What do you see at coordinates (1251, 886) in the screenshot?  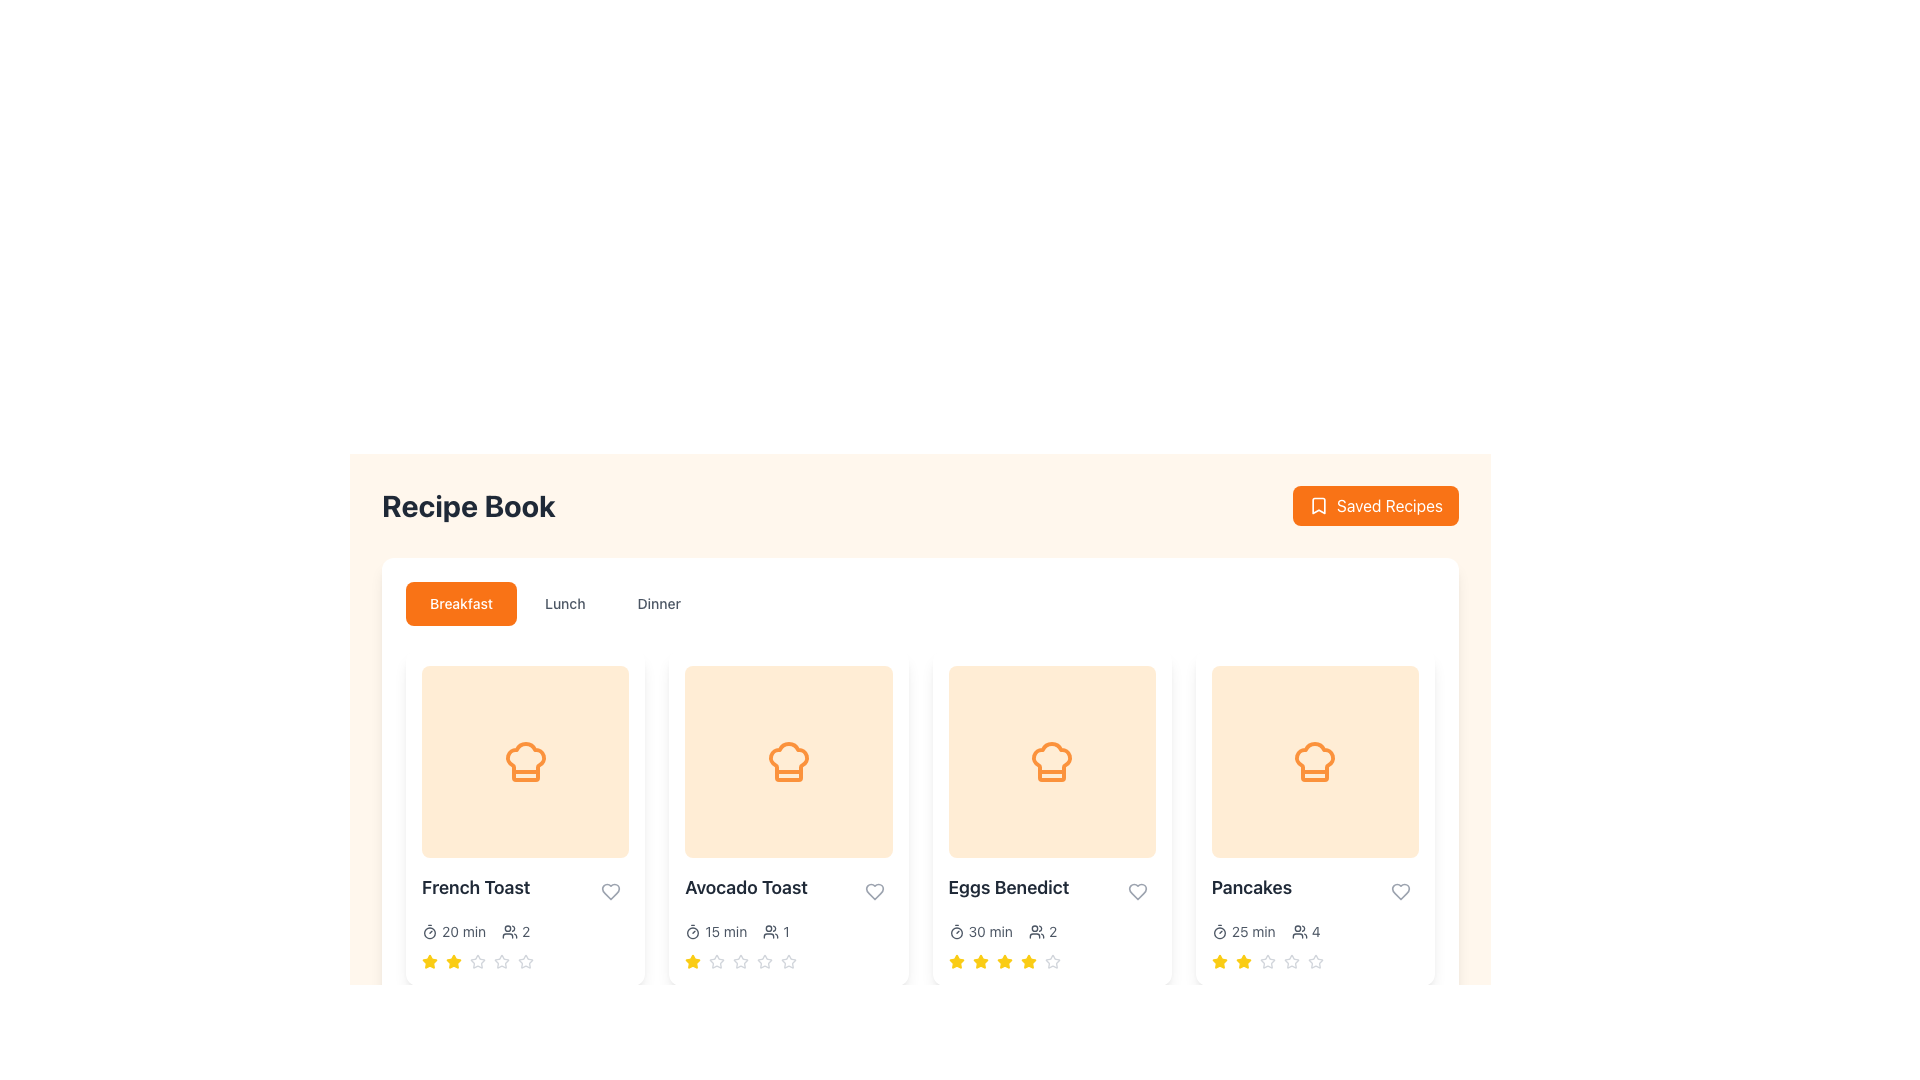 I see `the text label that serves as the title of the recipe card located in the fourth card of a horizontal list, positioned above the star ratings and time/person information` at bounding box center [1251, 886].